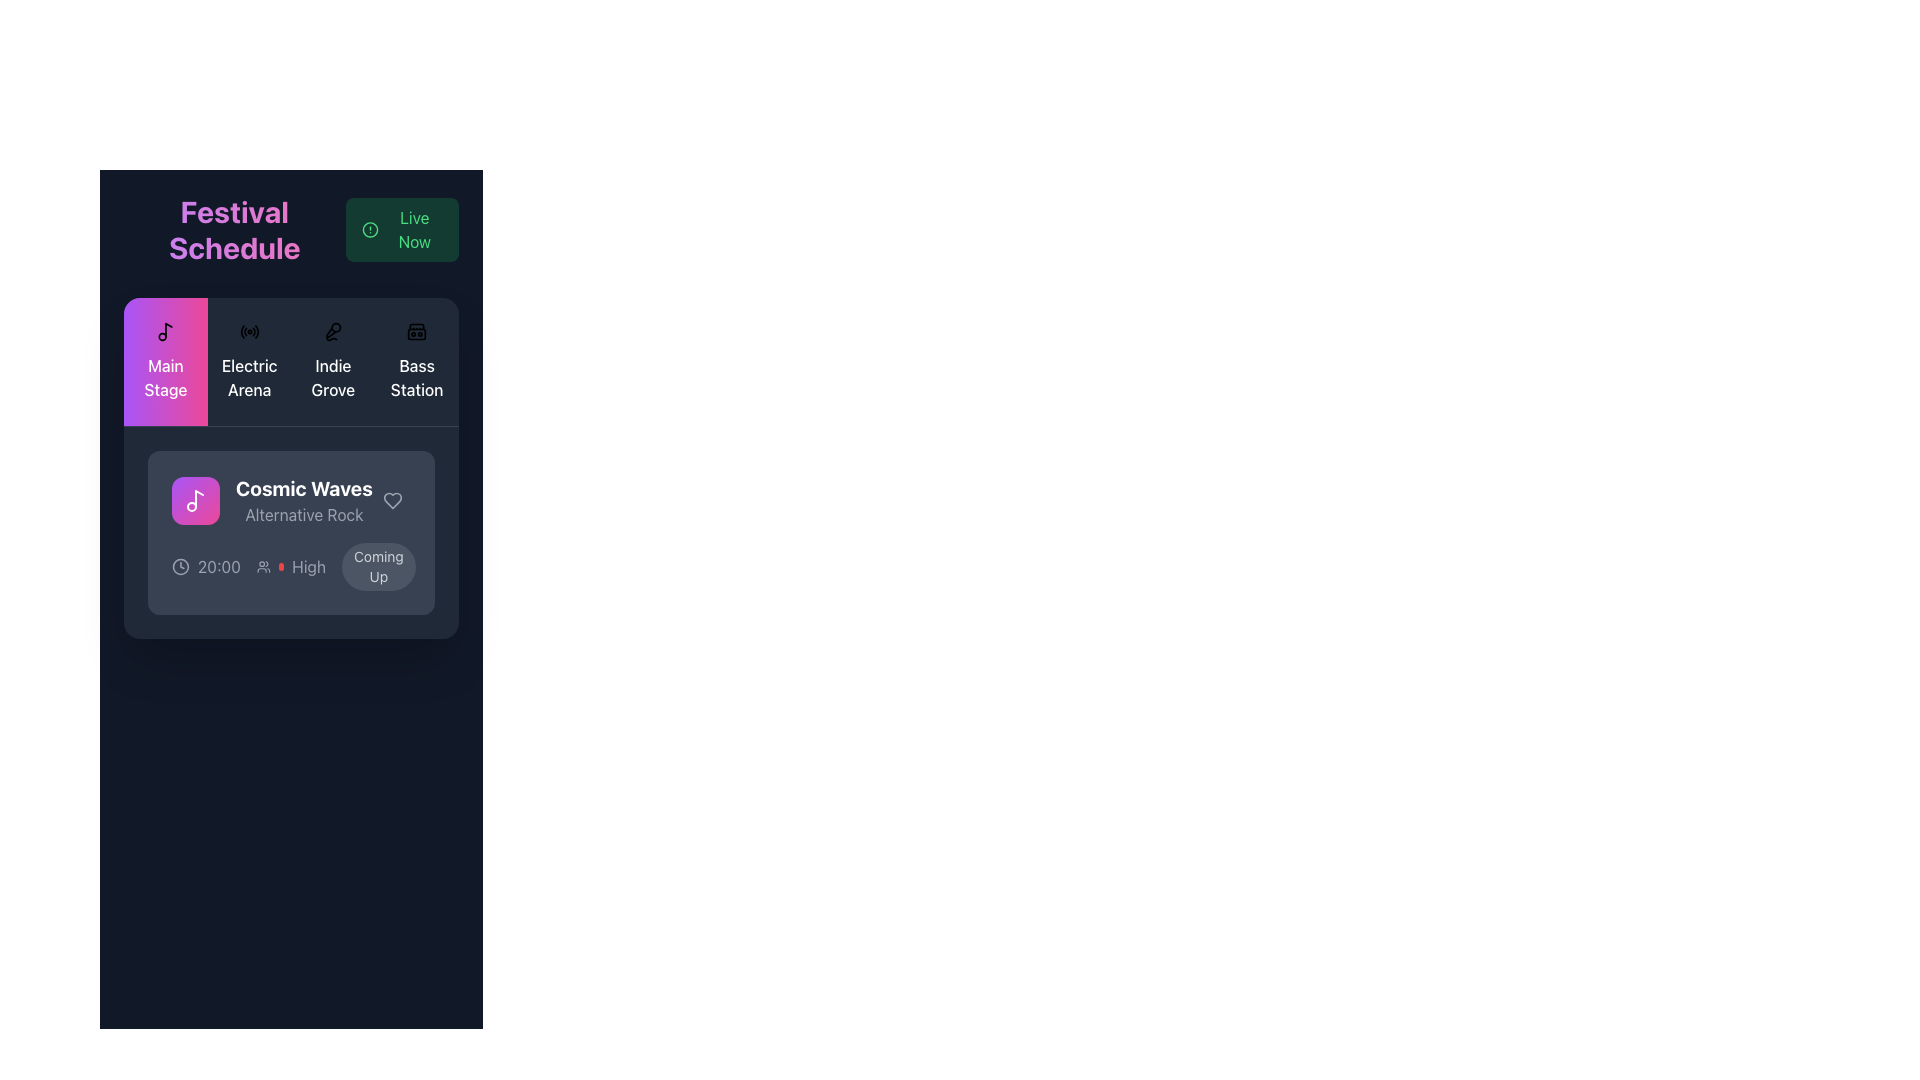  I want to click on the label displaying the time '20:00', which is styled in a moderate gray color and positioned to the right of the clock icon in the information row, so click(219, 567).